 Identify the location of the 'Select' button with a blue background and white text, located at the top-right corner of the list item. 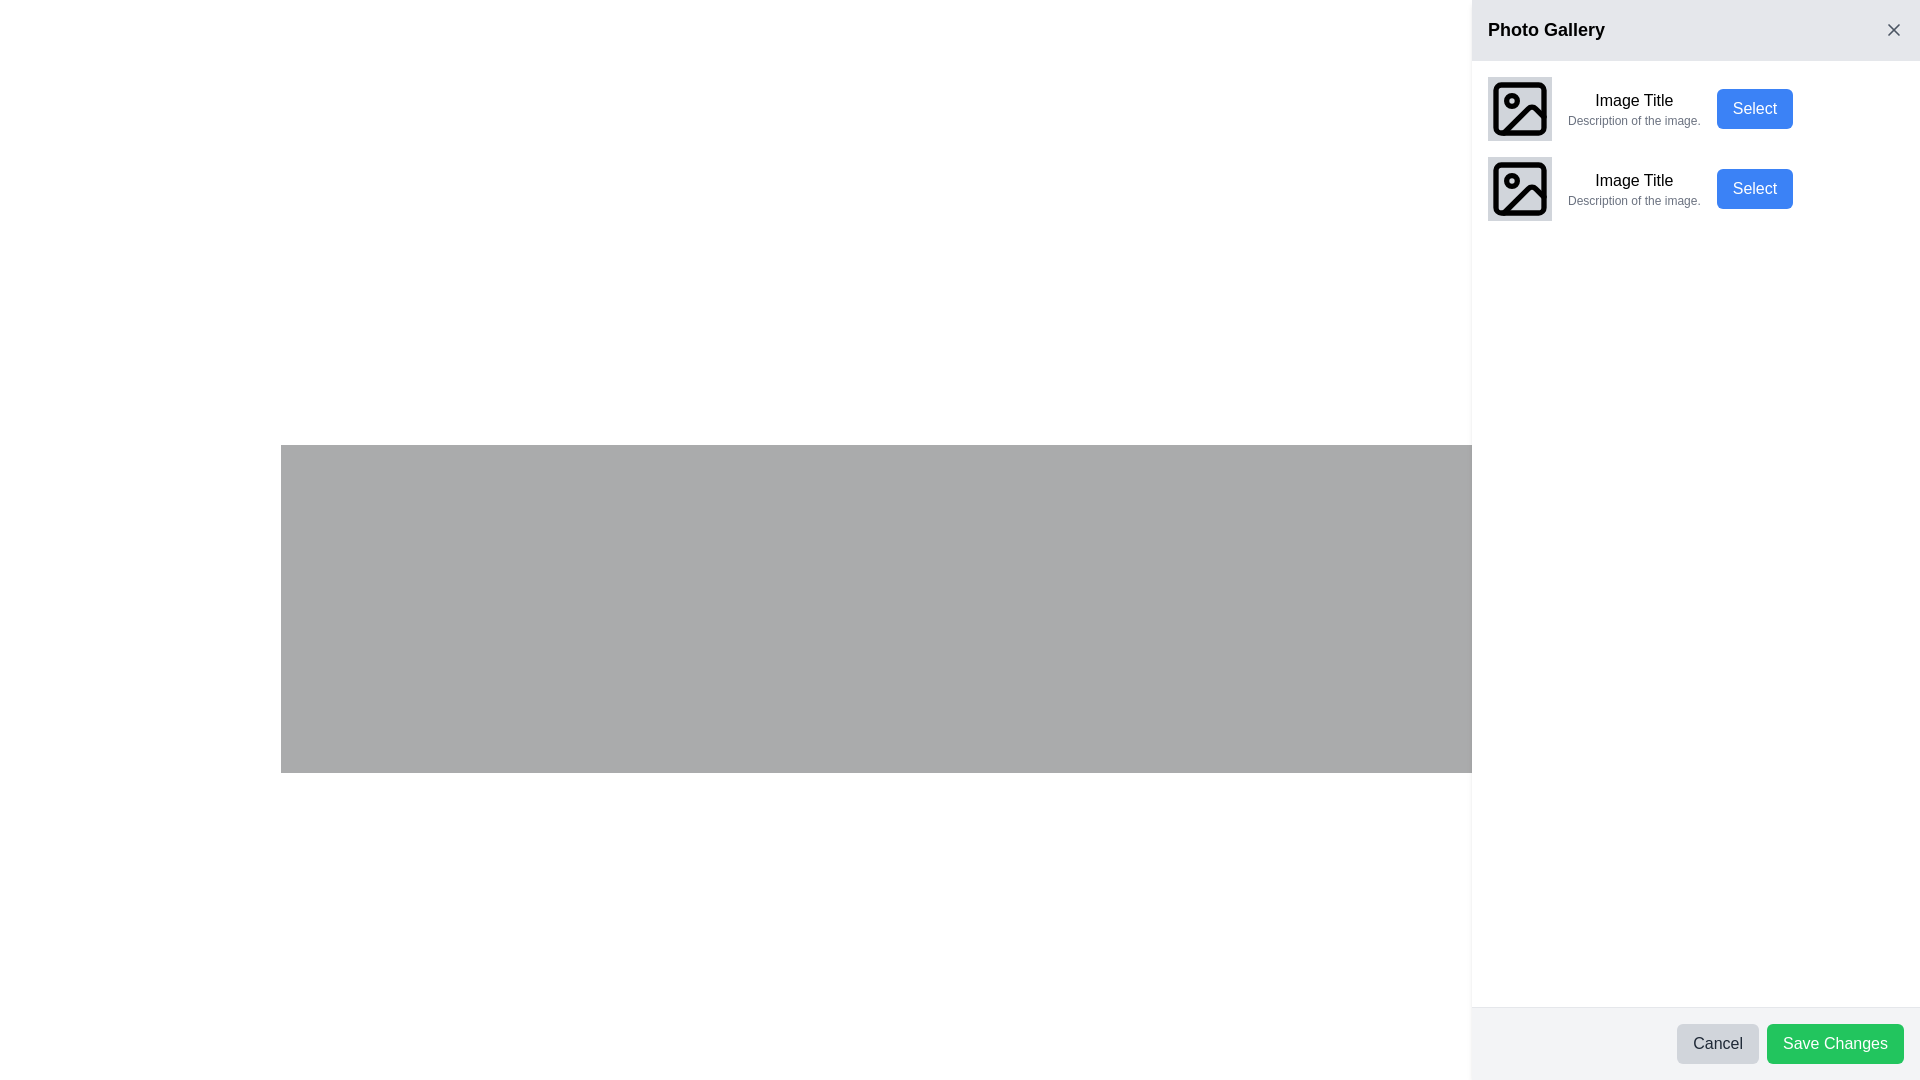
(1753, 108).